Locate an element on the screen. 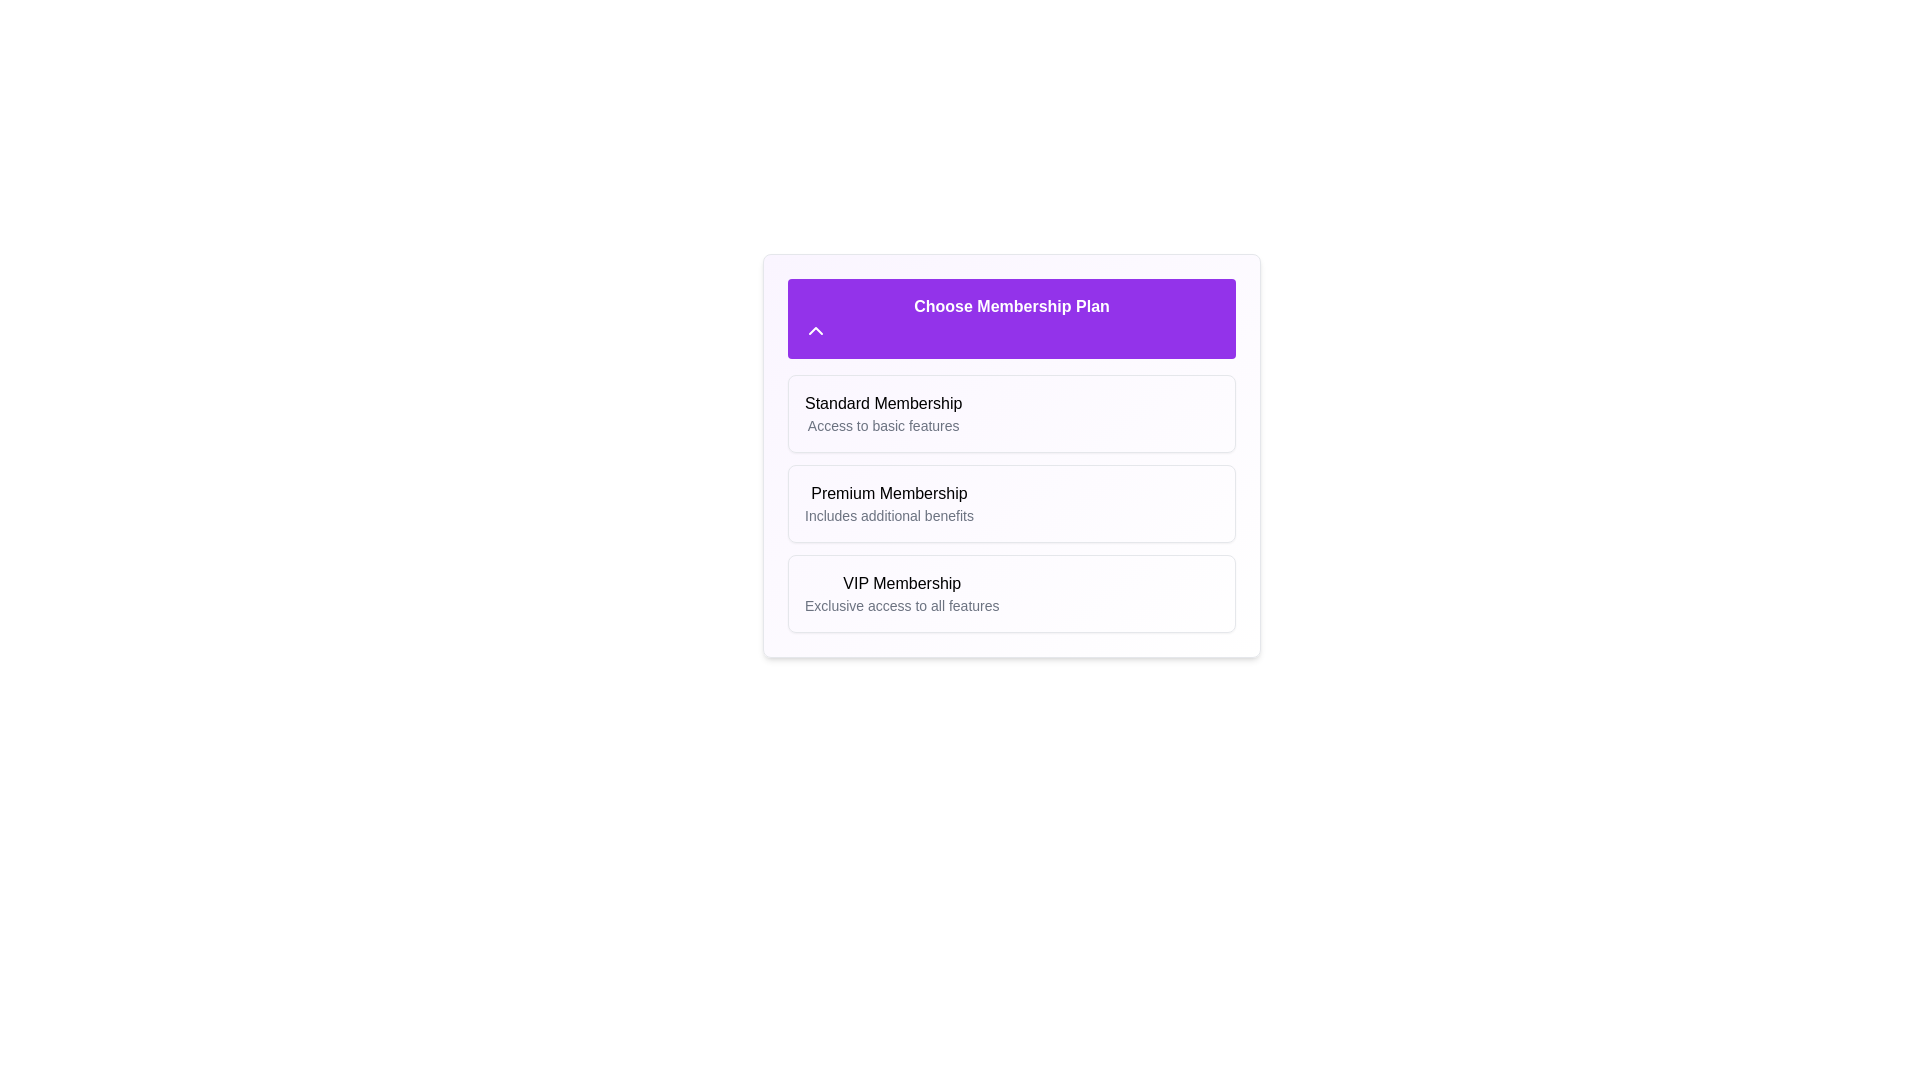  the informational card that states 'Premium Membership' with the description 'Includes additional benefits', which is the second card in the membership options list is located at coordinates (1012, 503).